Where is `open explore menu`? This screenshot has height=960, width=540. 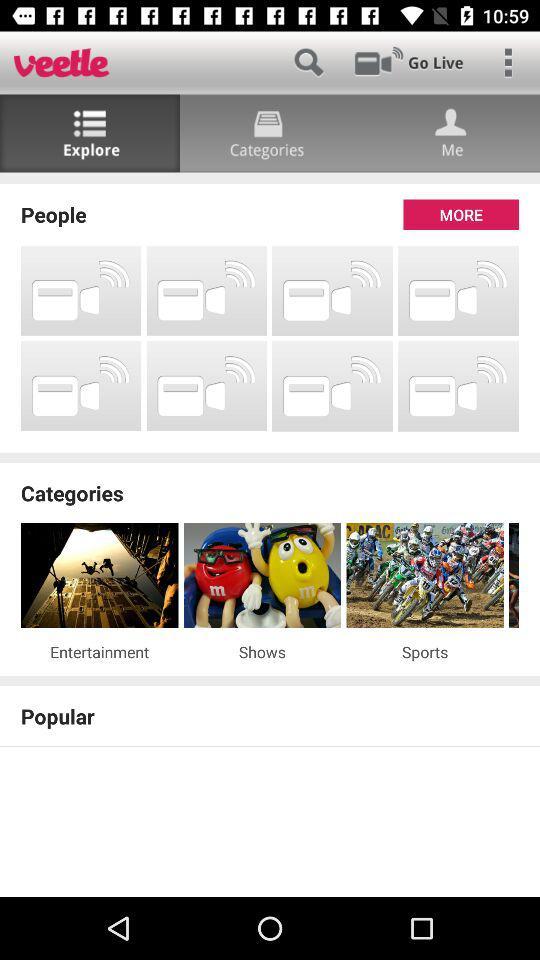
open explore menu is located at coordinates (89, 132).